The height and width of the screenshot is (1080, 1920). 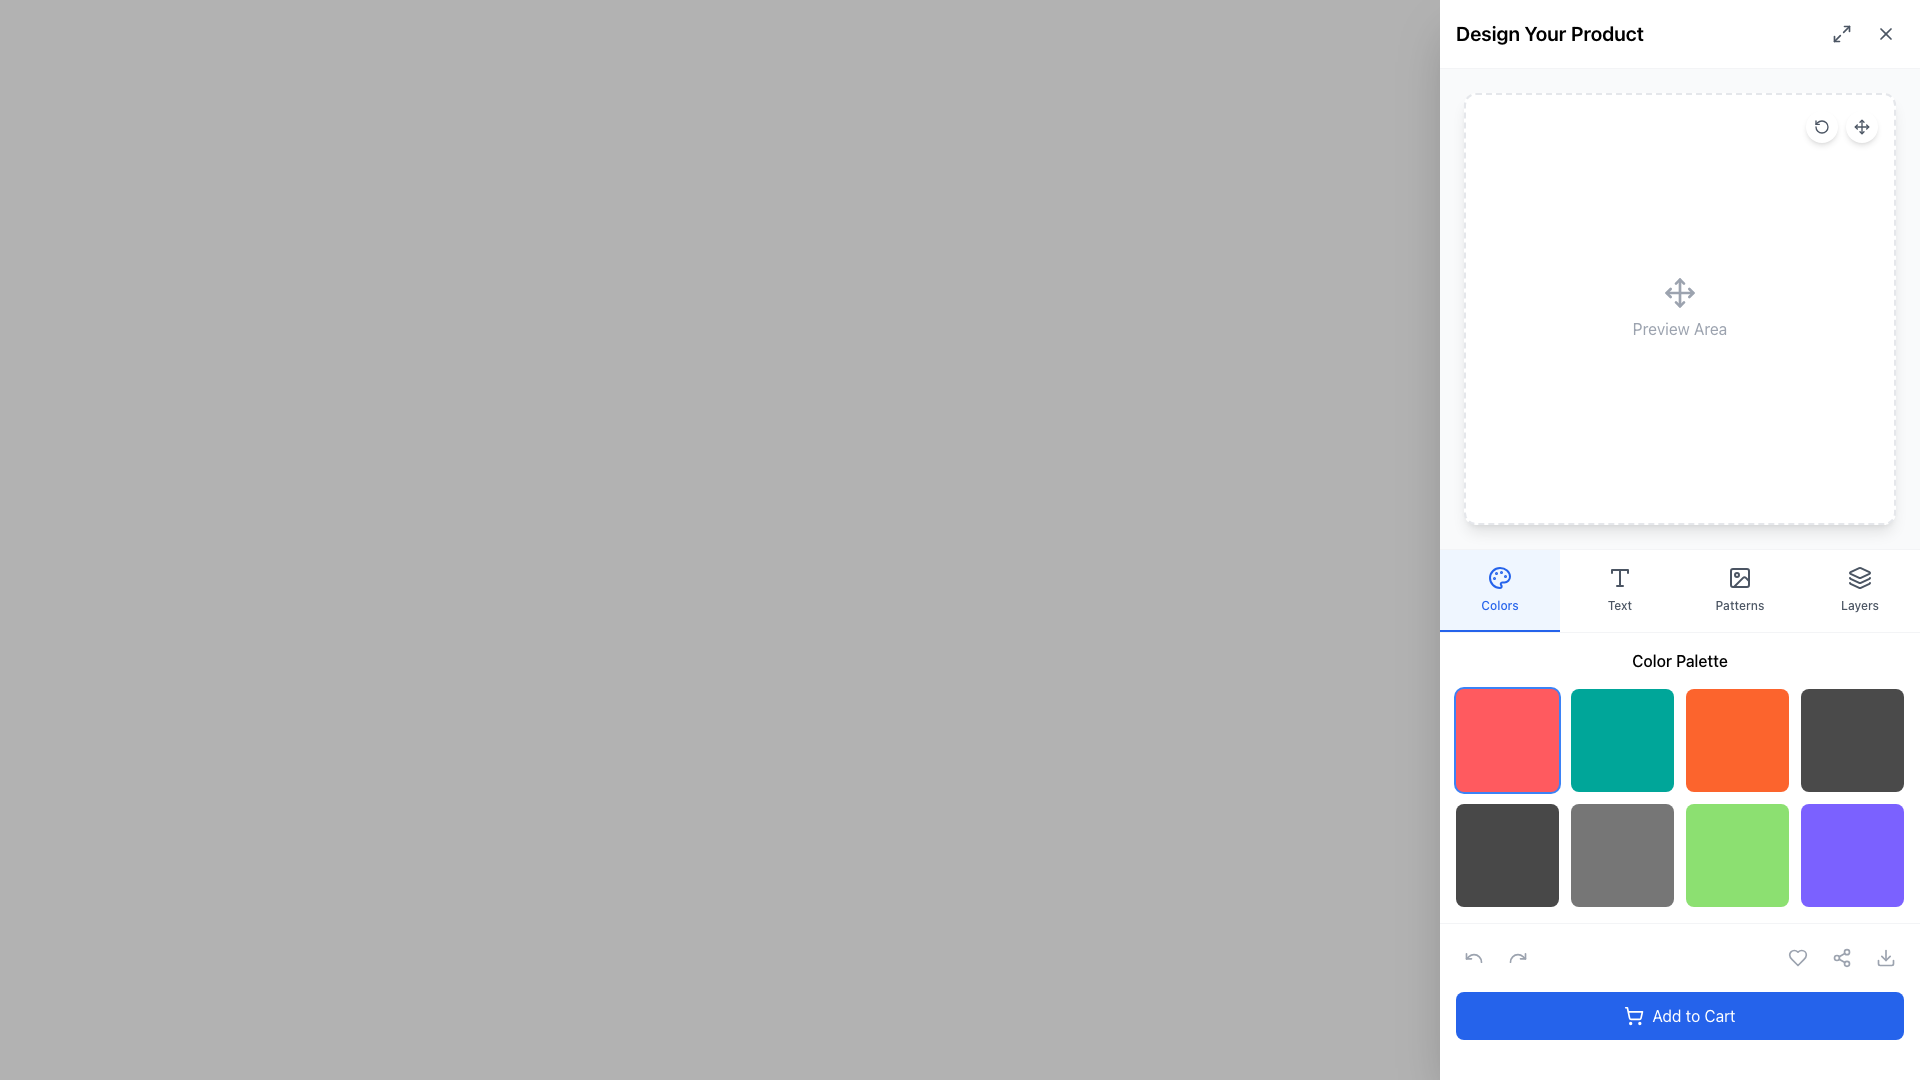 I want to click on the icon depicting intersecting arrows pointing in four directions, located at the center of the 'Preview Area' section, so click(x=1680, y=293).